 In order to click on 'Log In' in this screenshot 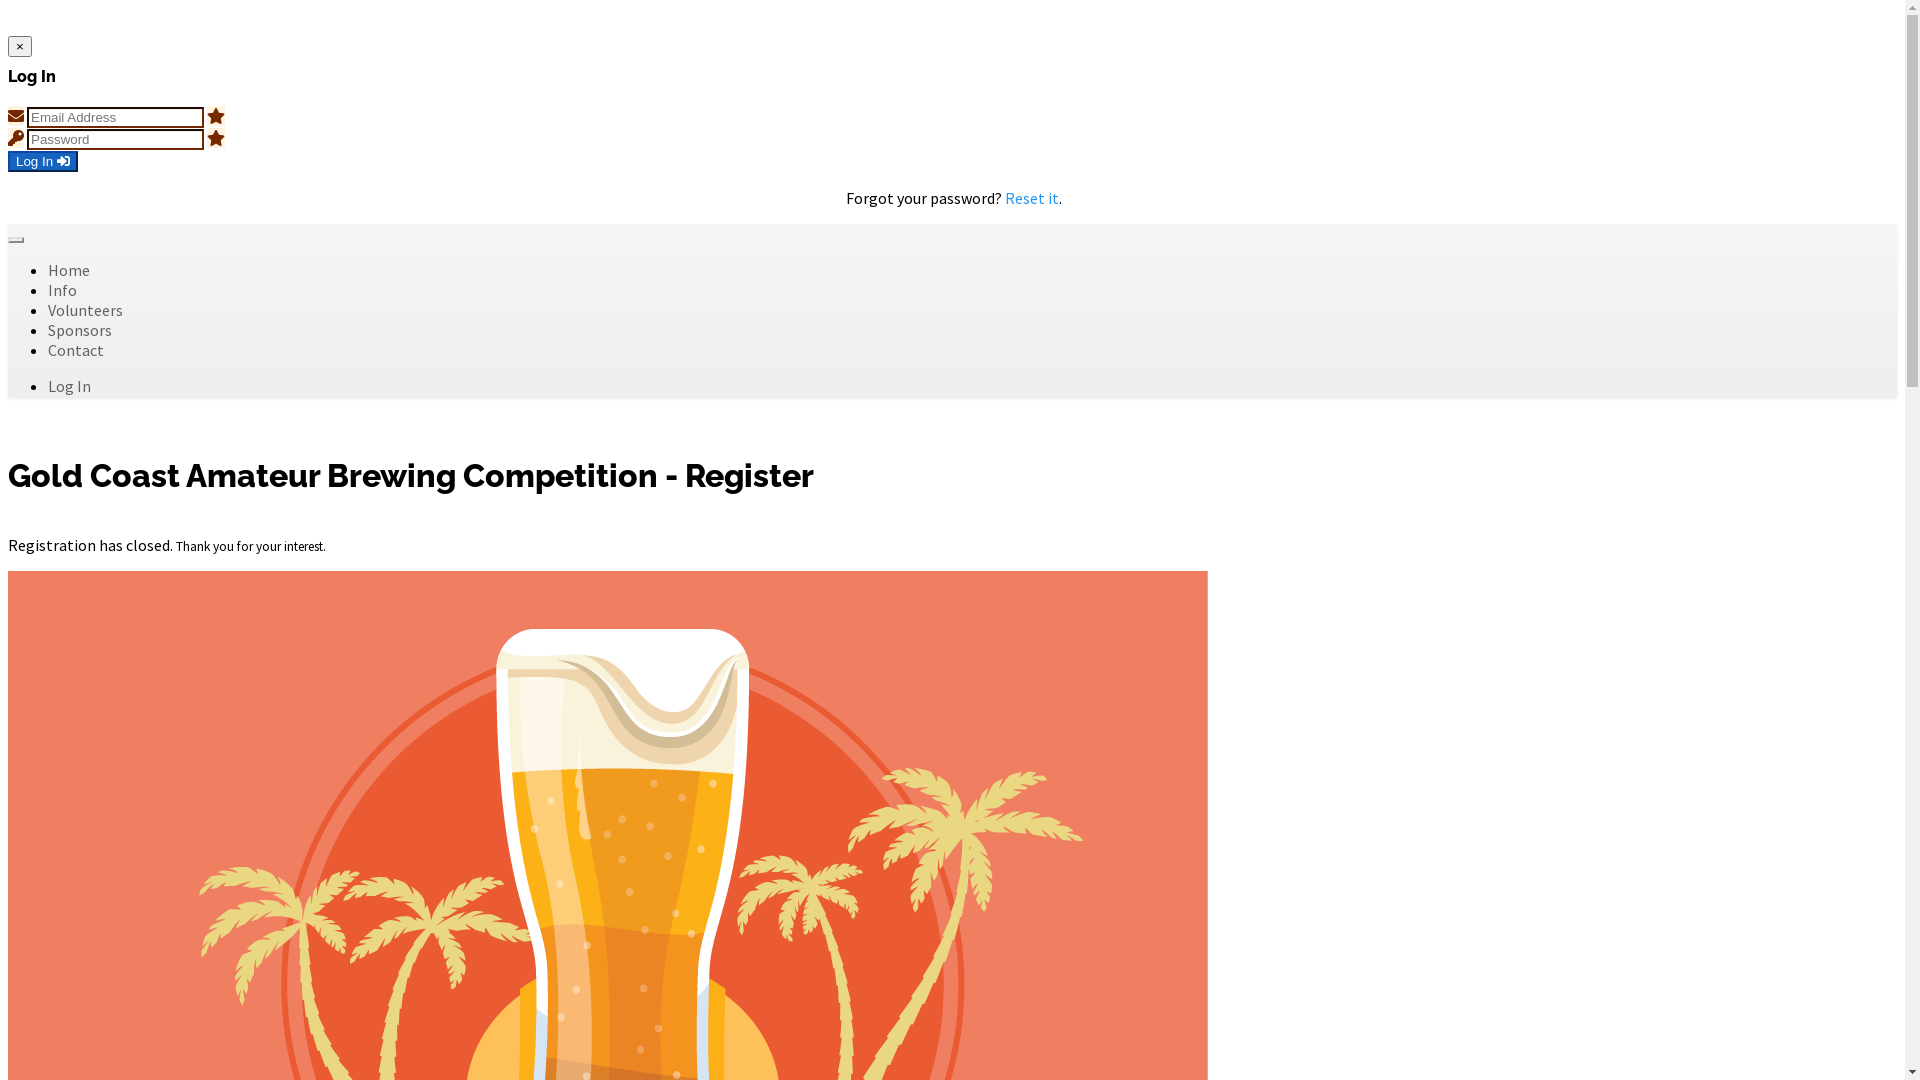, I will do `click(48, 385)`.